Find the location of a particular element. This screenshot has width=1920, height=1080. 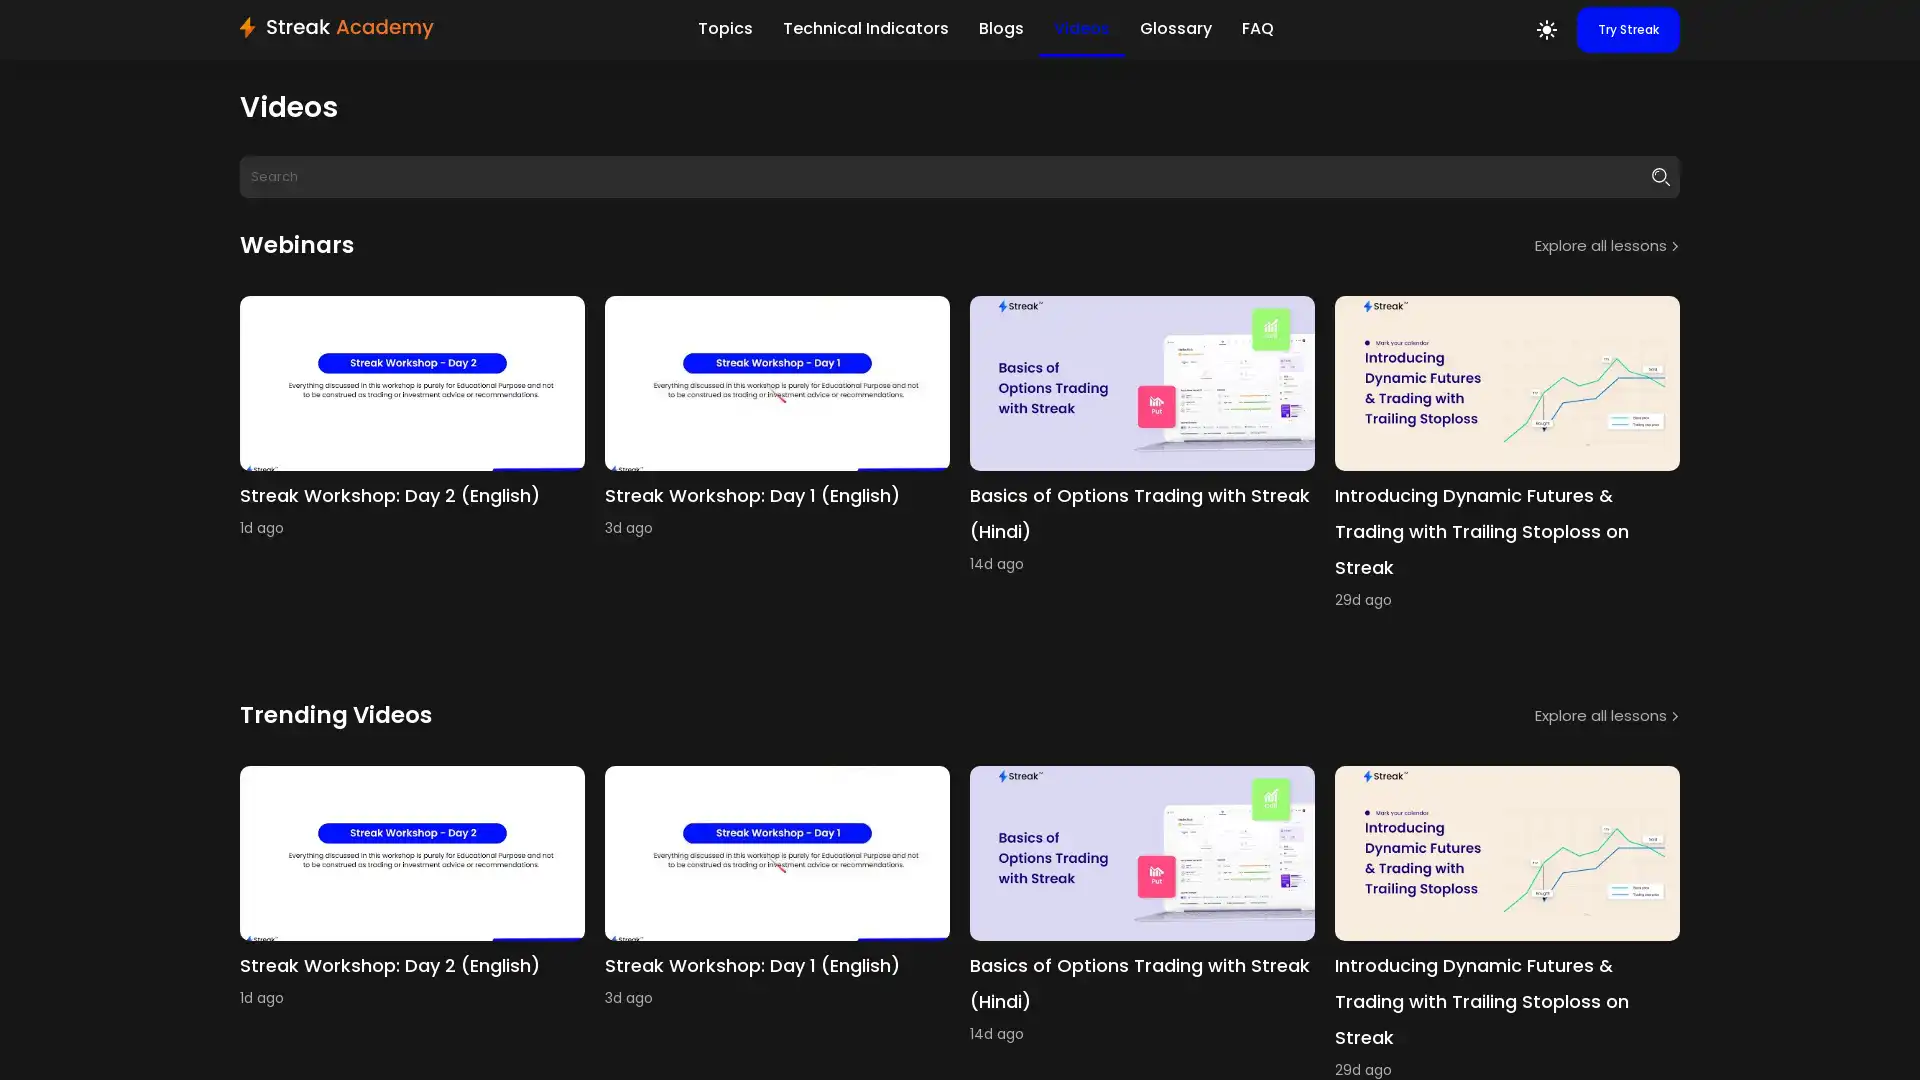

Blogs is located at coordinates (1000, 27).